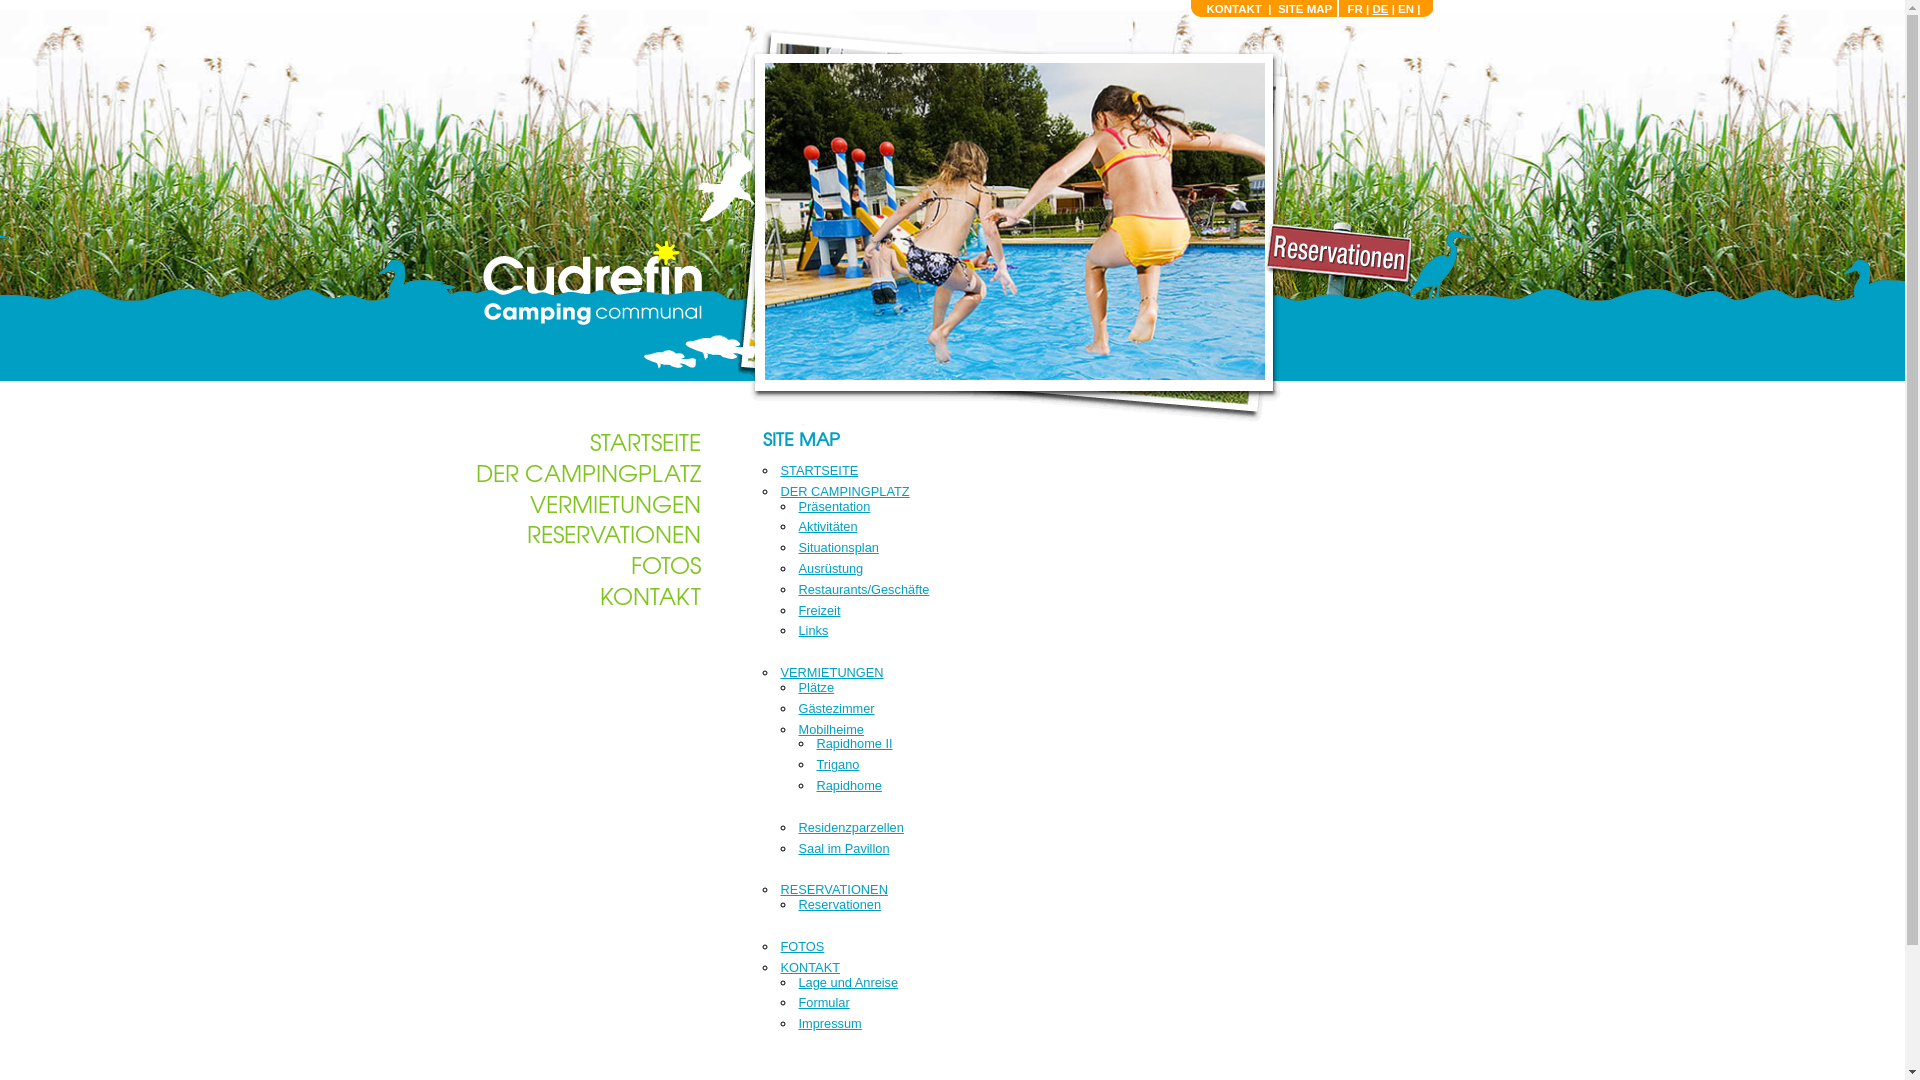 This screenshot has height=1080, width=1920. Describe the element at coordinates (796, 609) in the screenshot. I see `'Freizeit'` at that location.